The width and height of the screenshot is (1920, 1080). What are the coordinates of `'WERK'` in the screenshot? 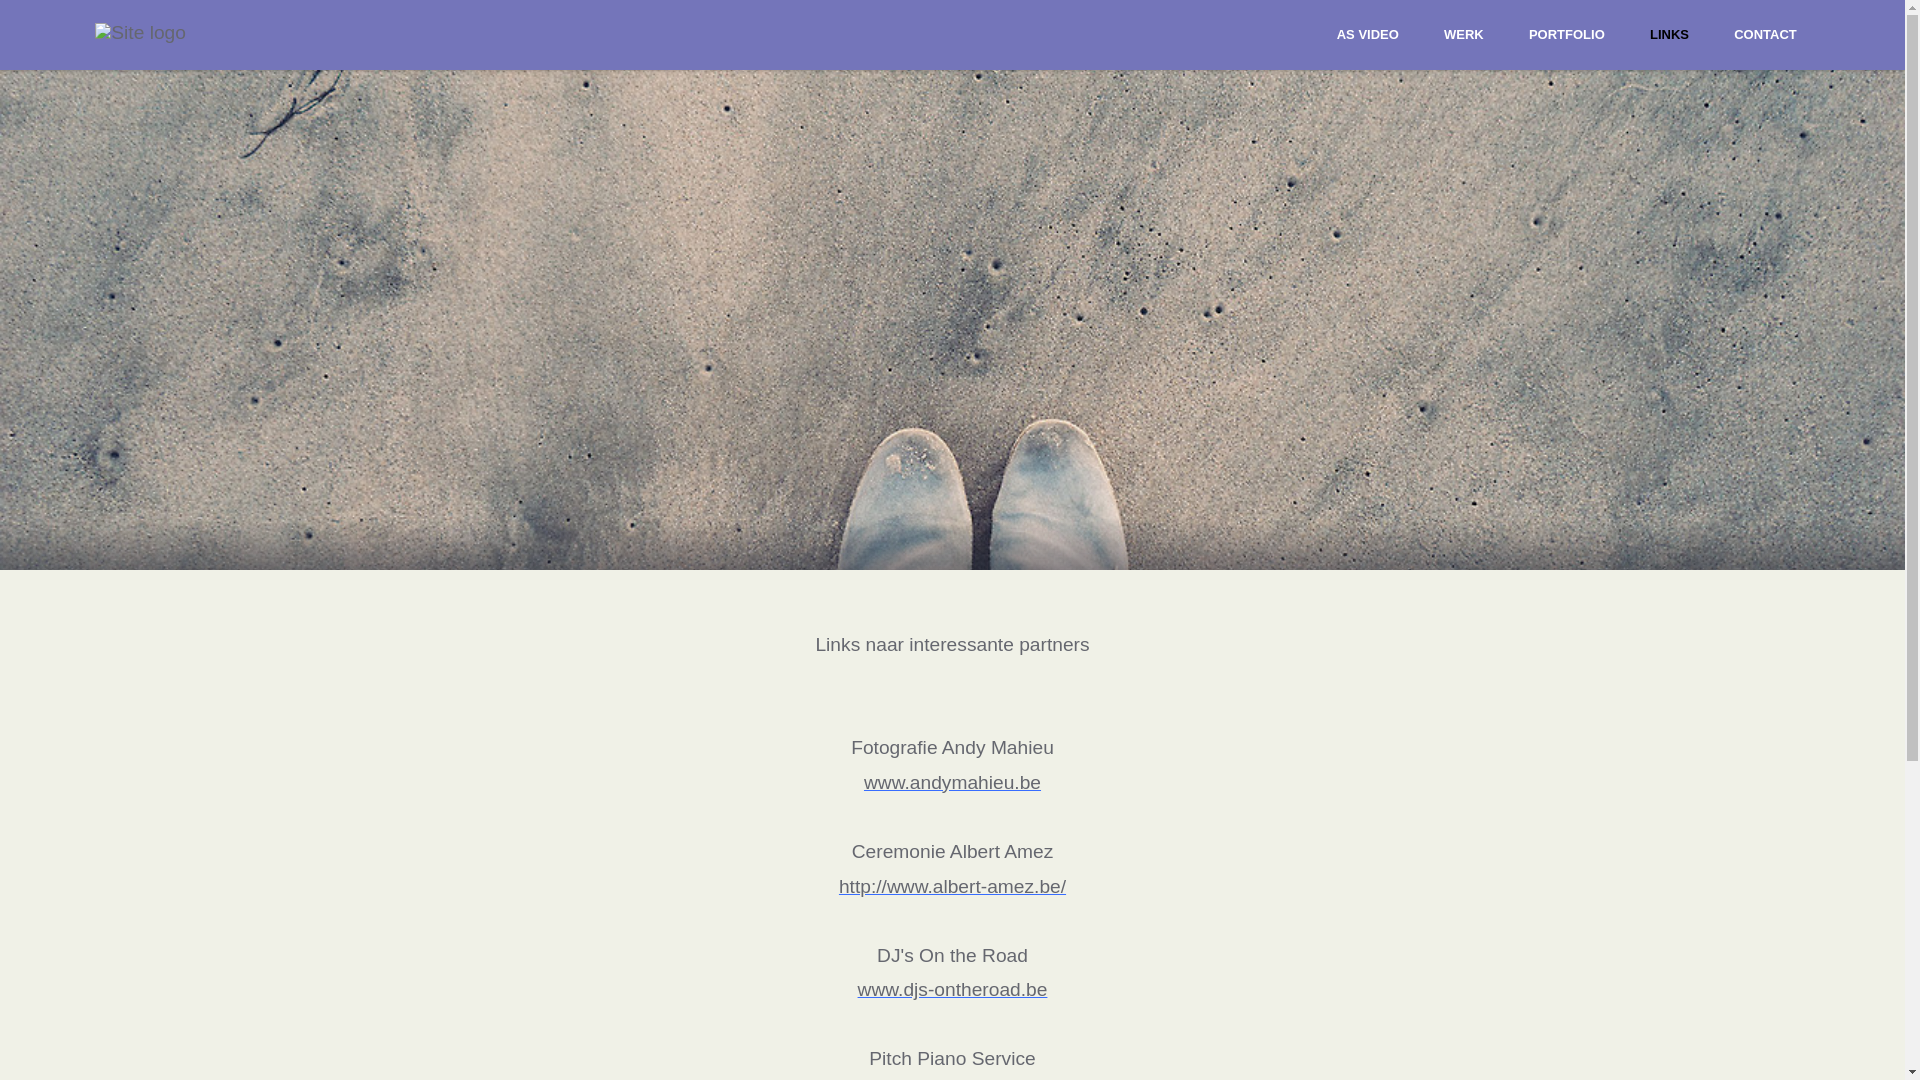 It's located at (1429, 34).